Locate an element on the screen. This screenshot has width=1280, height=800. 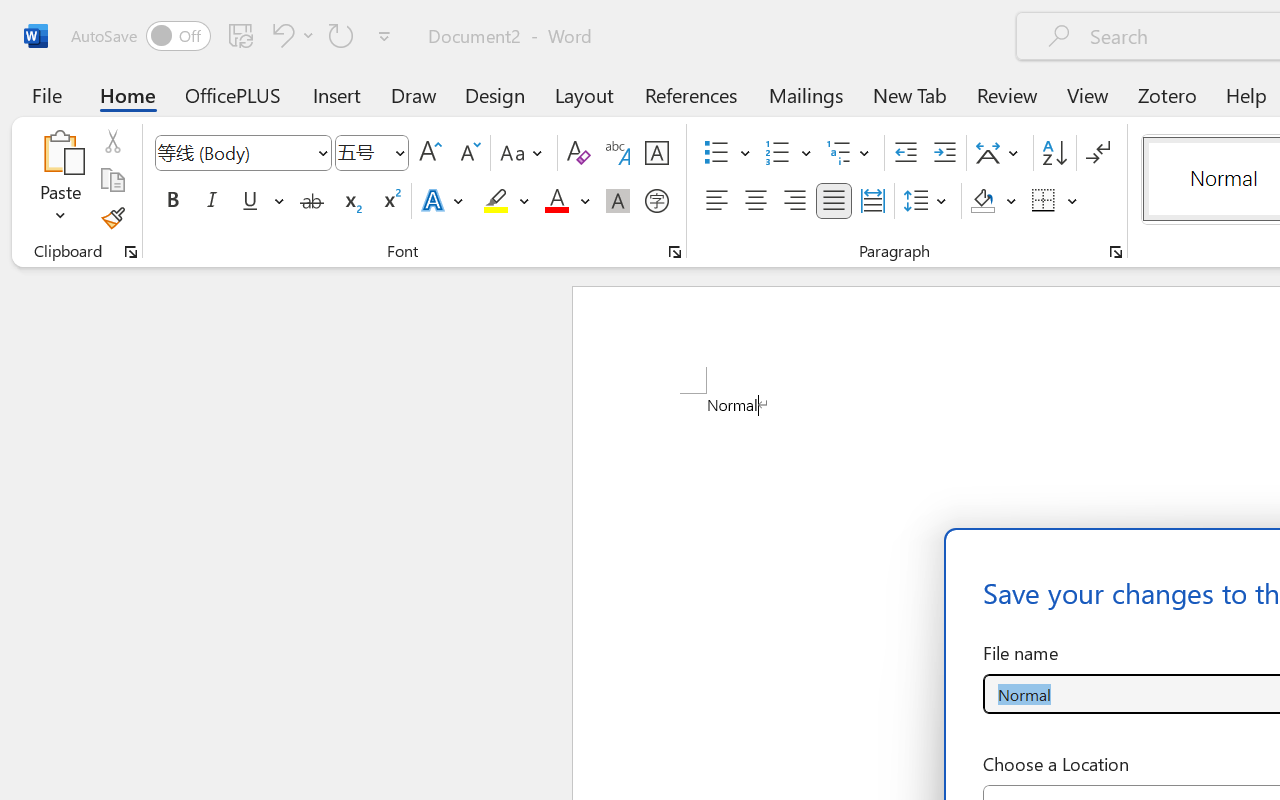
'Multilevel List' is located at coordinates (850, 153).